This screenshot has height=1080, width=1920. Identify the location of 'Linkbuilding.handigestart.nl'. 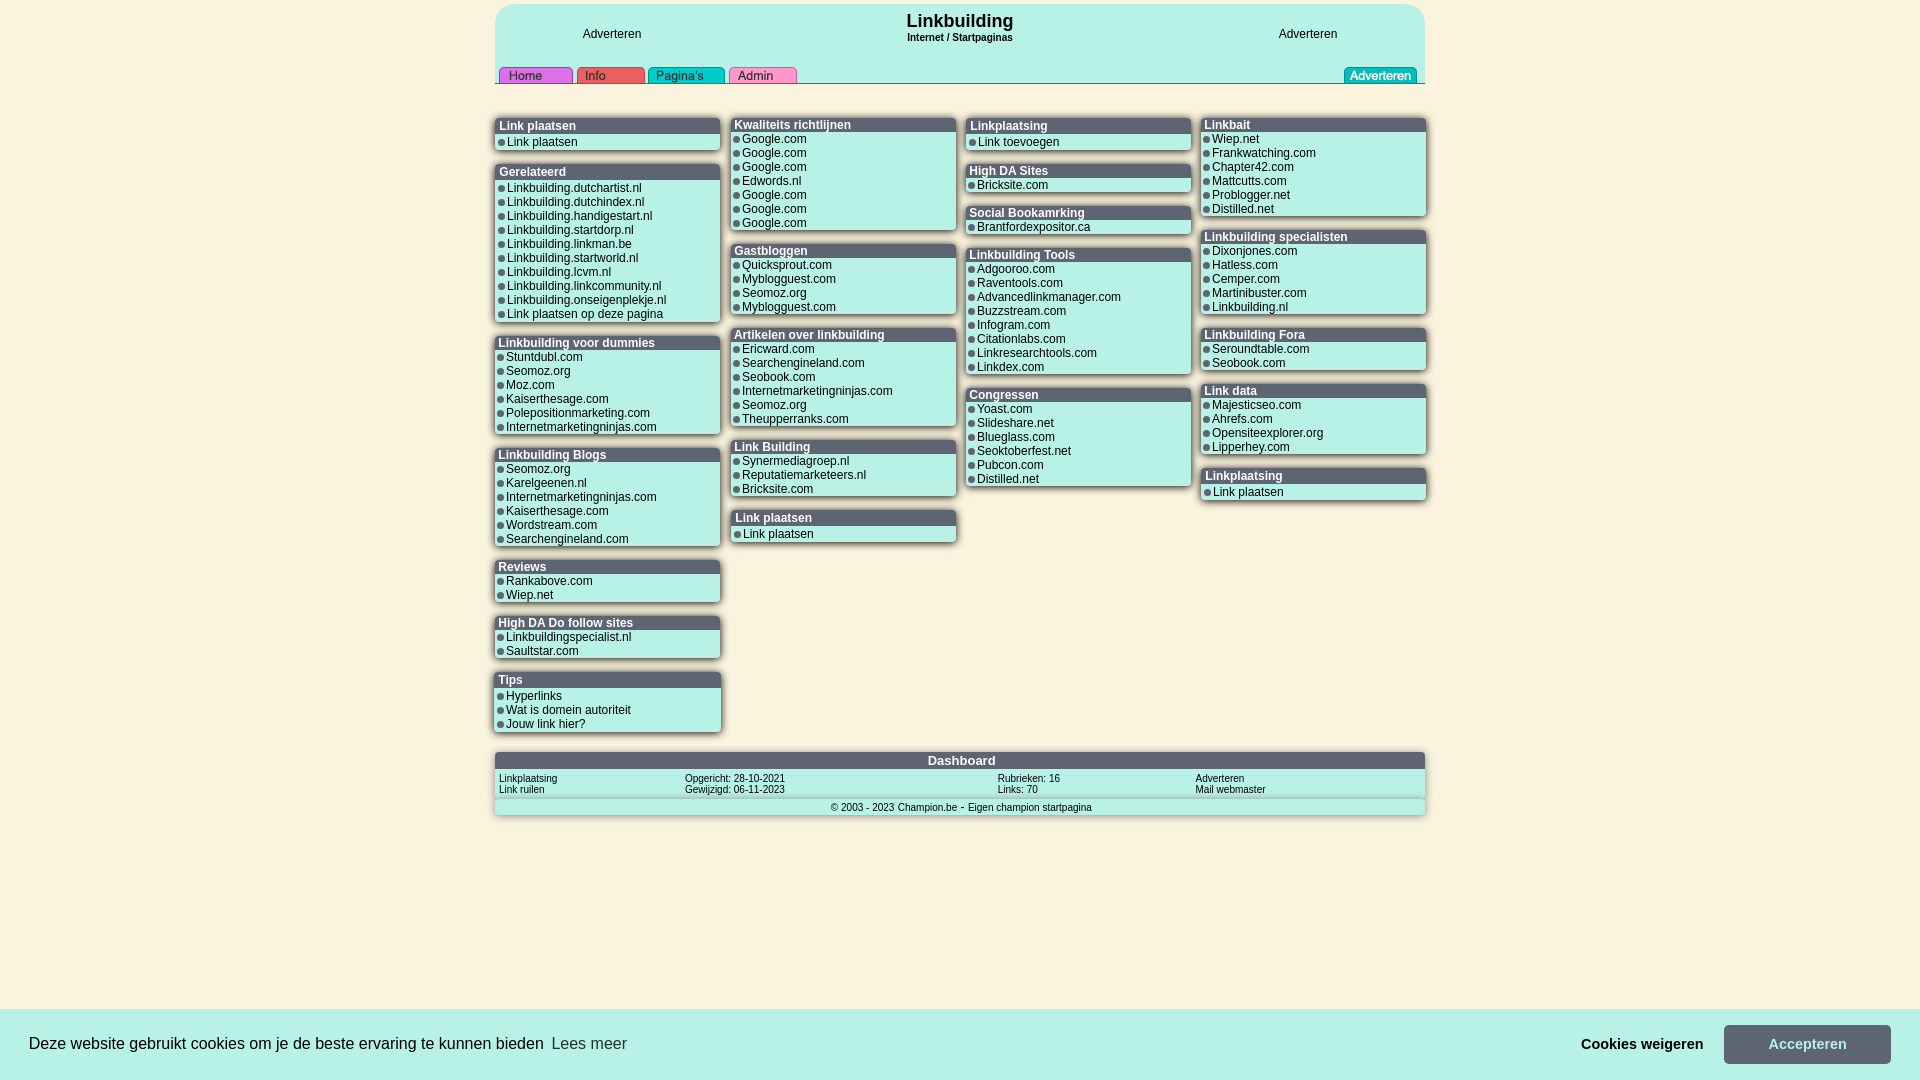
(578, 216).